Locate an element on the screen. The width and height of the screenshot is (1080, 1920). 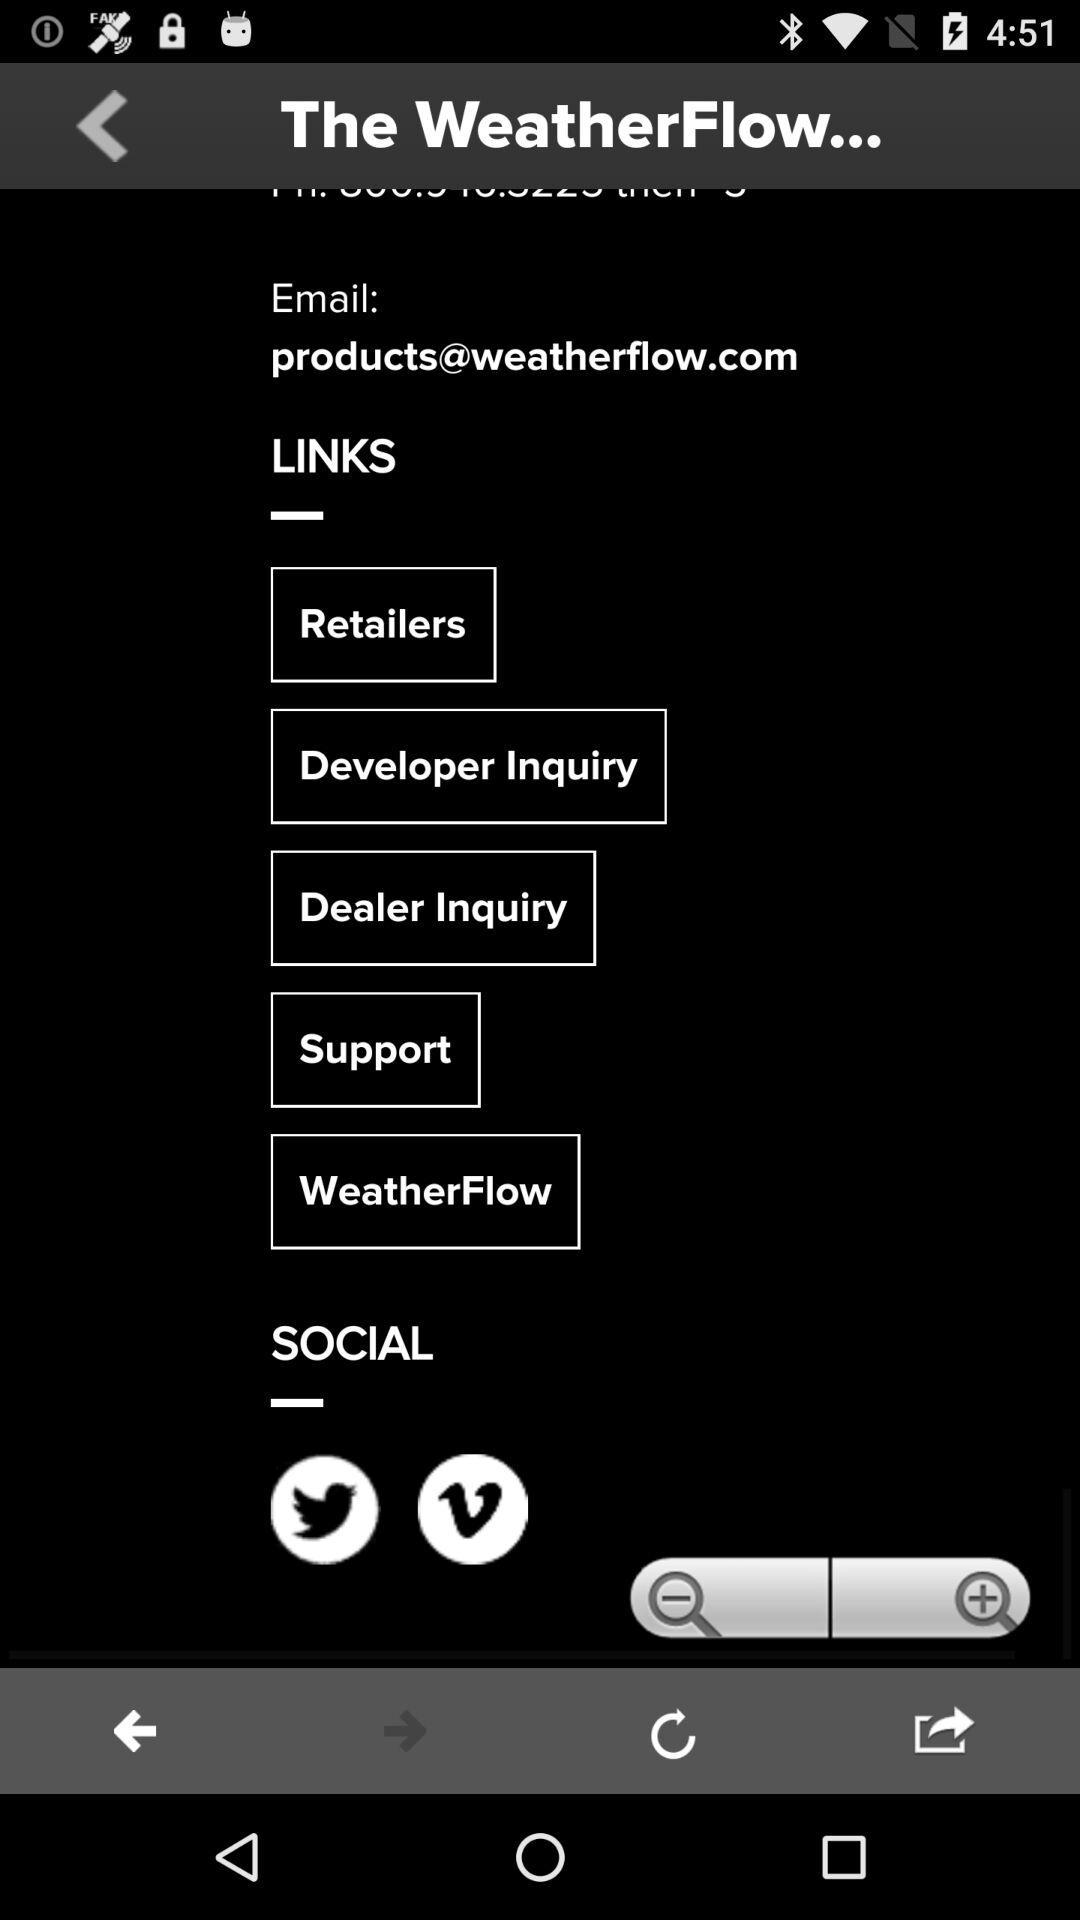
go back is located at coordinates (101, 124).